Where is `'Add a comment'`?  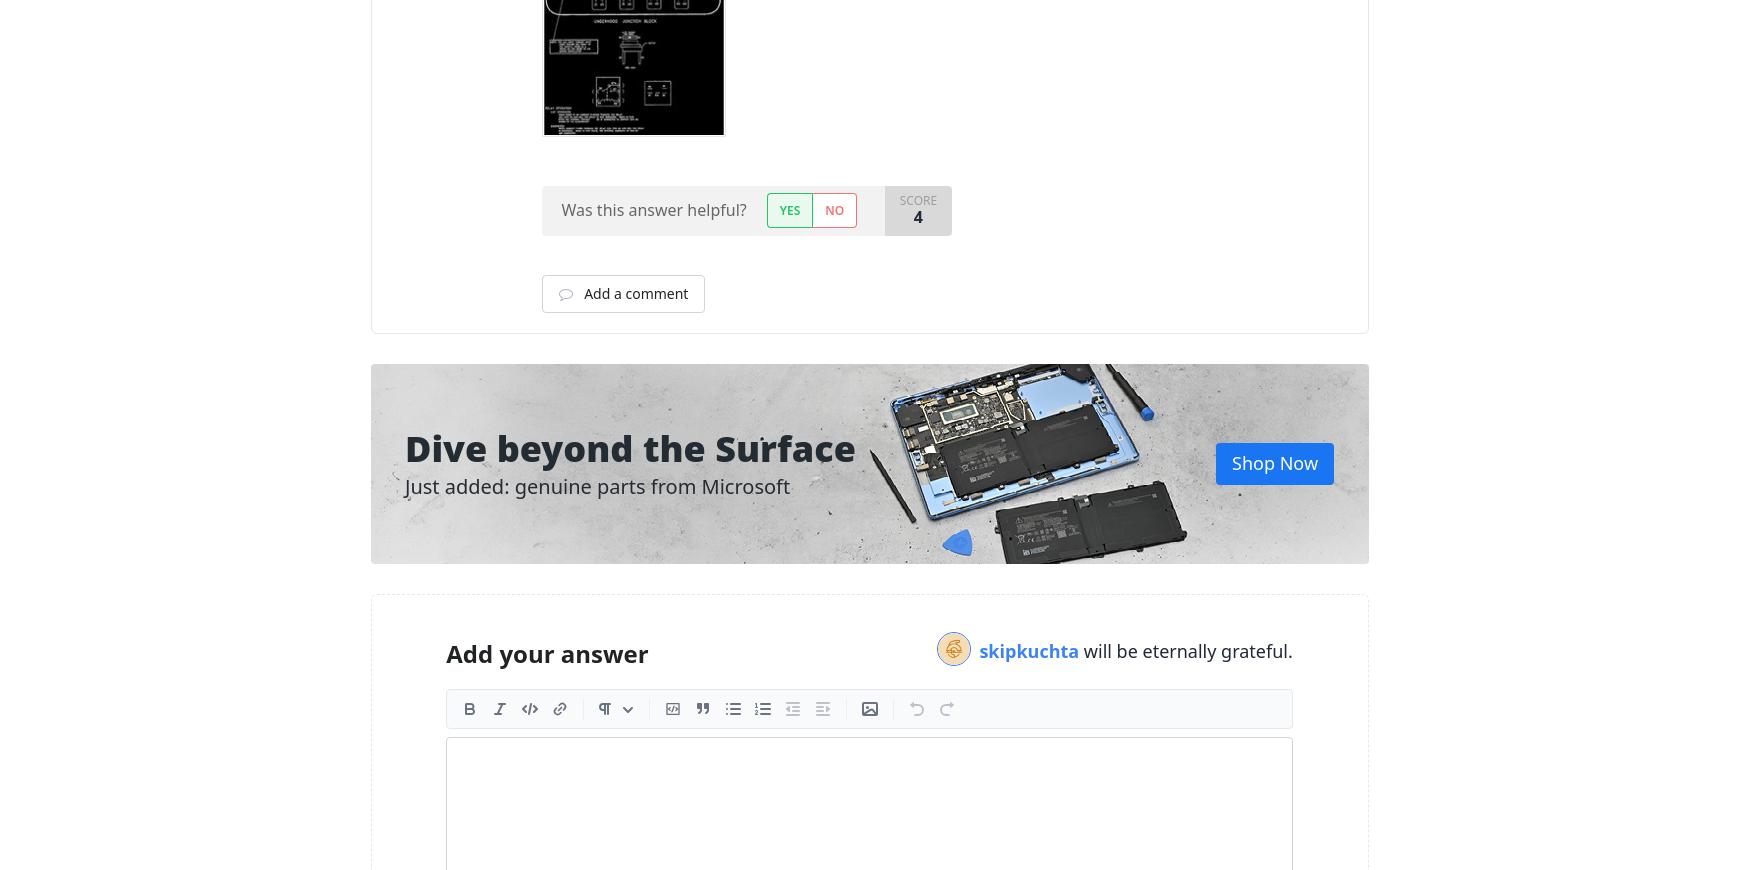
'Add a comment' is located at coordinates (579, 293).